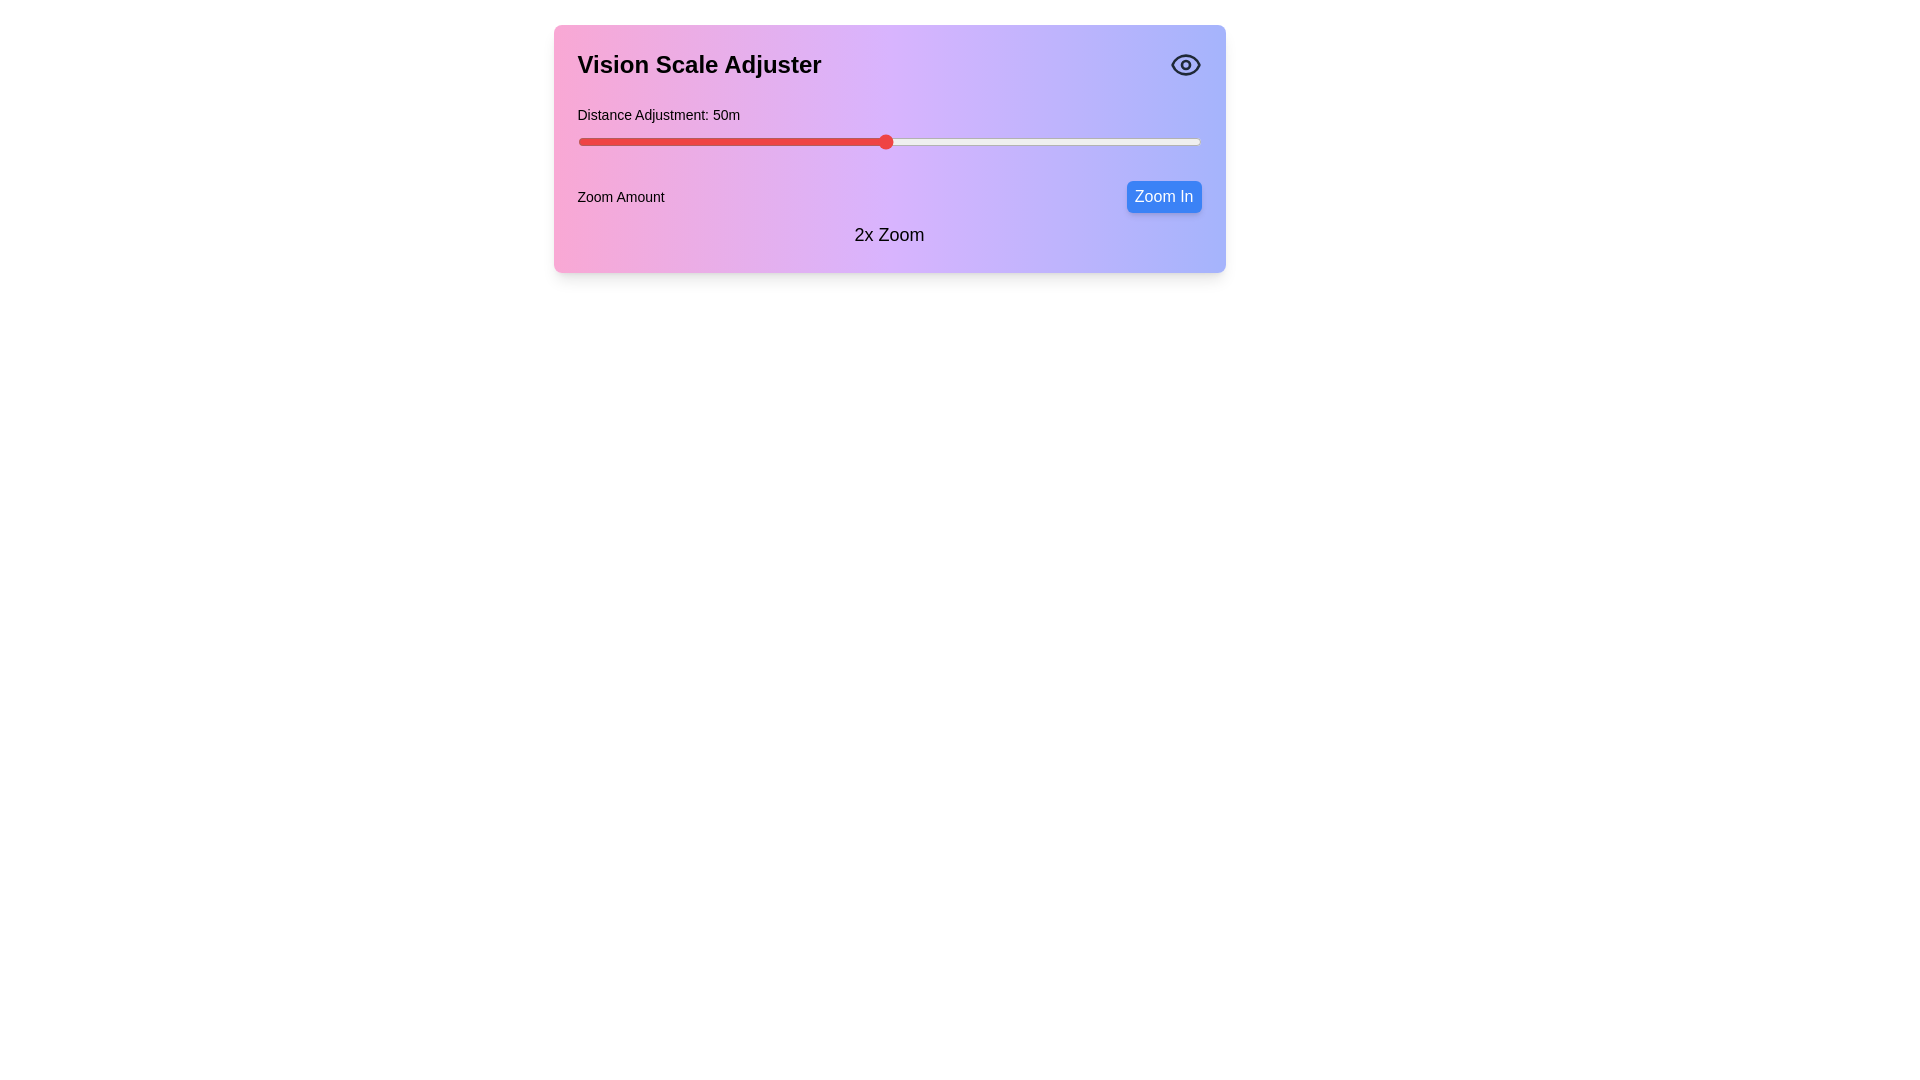 Image resolution: width=1920 pixels, height=1080 pixels. I want to click on the static text label that reads 'Zoom Amount', which is positioned on the left side of the 'Zoom In' element, so click(620, 196).